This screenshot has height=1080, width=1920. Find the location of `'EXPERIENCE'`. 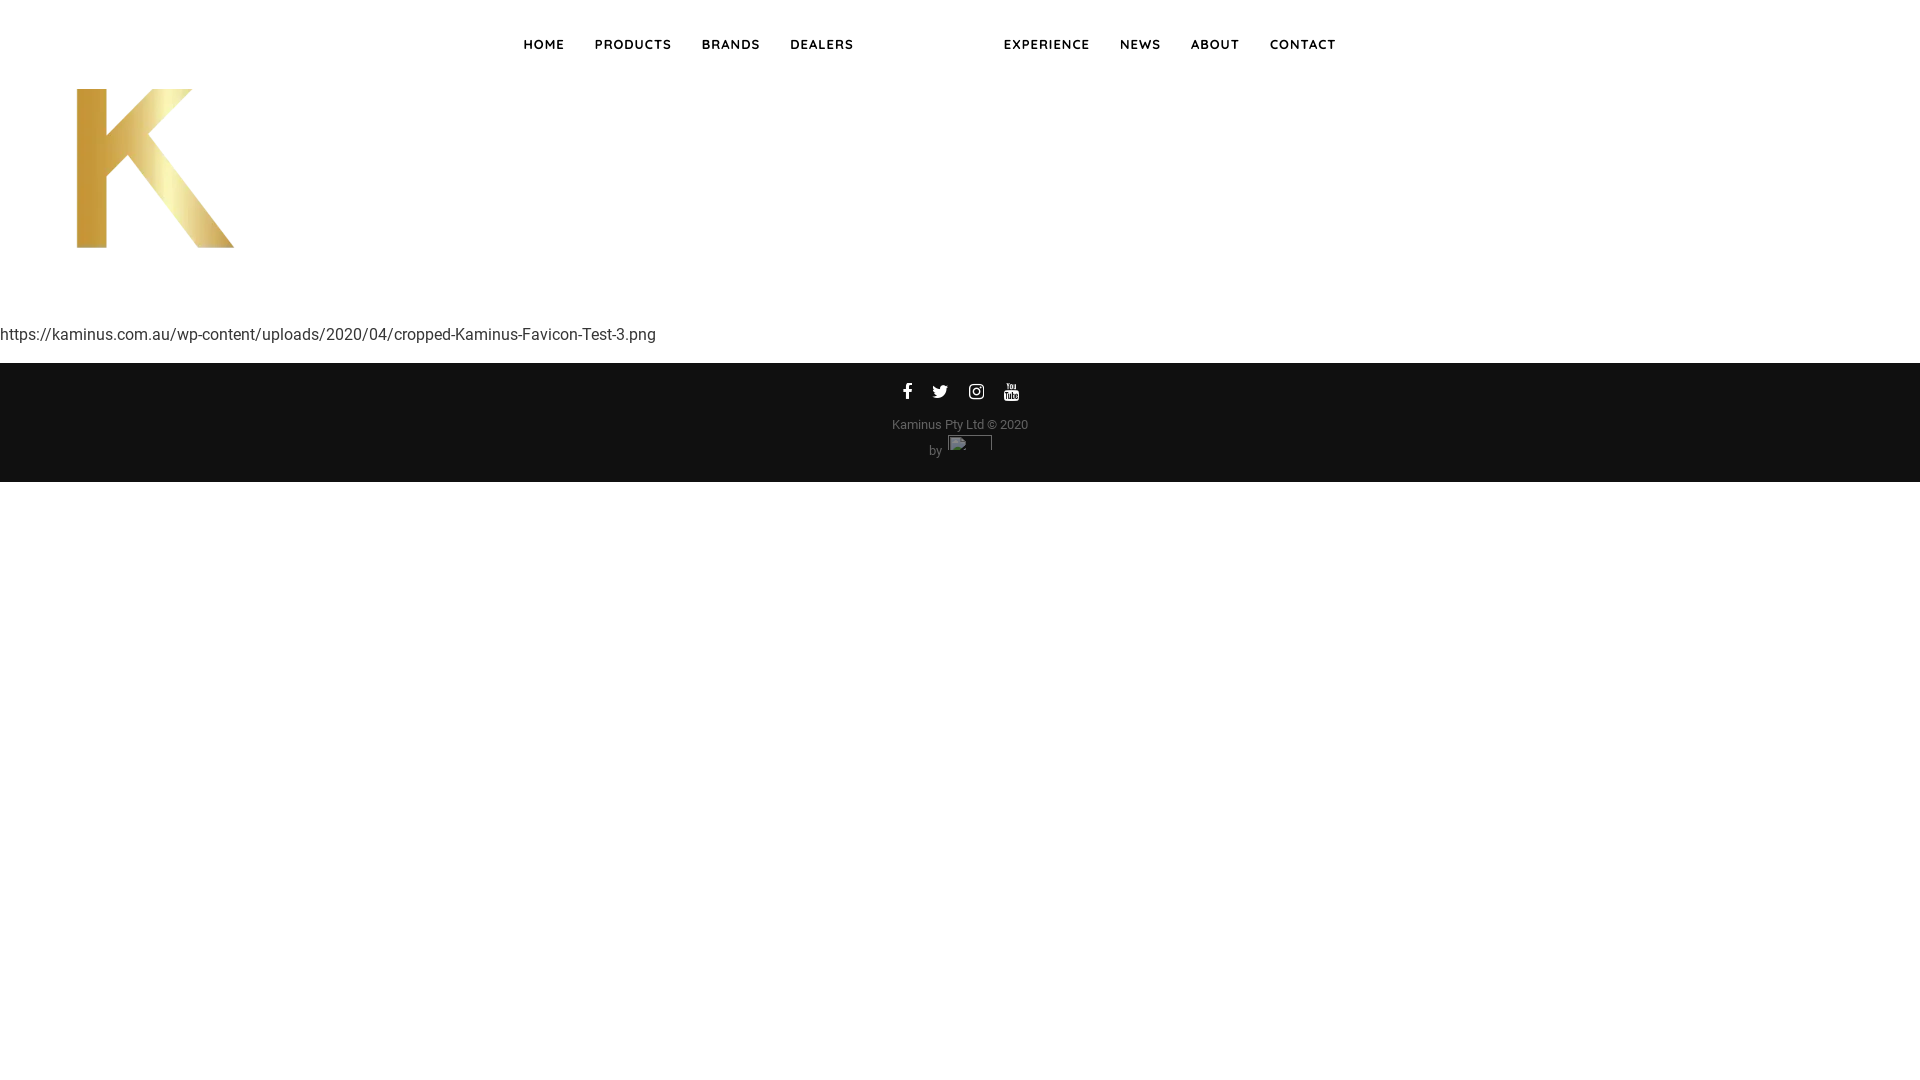

'EXPERIENCE' is located at coordinates (1045, 45).